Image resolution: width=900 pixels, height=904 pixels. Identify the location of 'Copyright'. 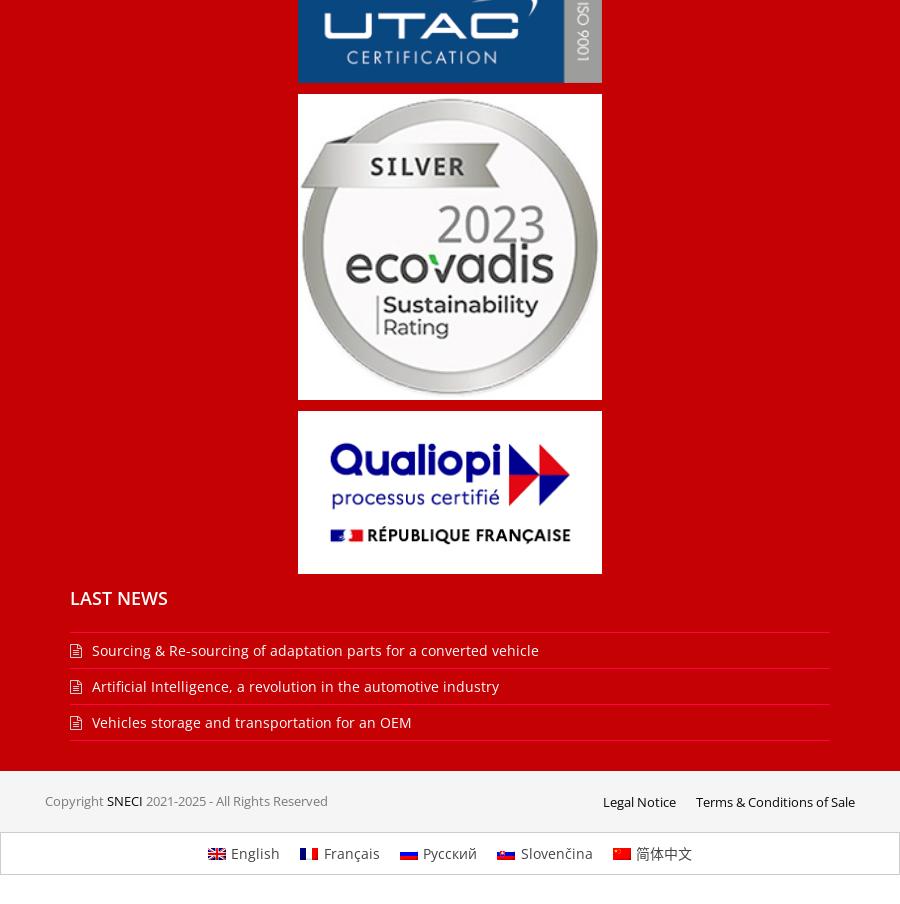
(74, 800).